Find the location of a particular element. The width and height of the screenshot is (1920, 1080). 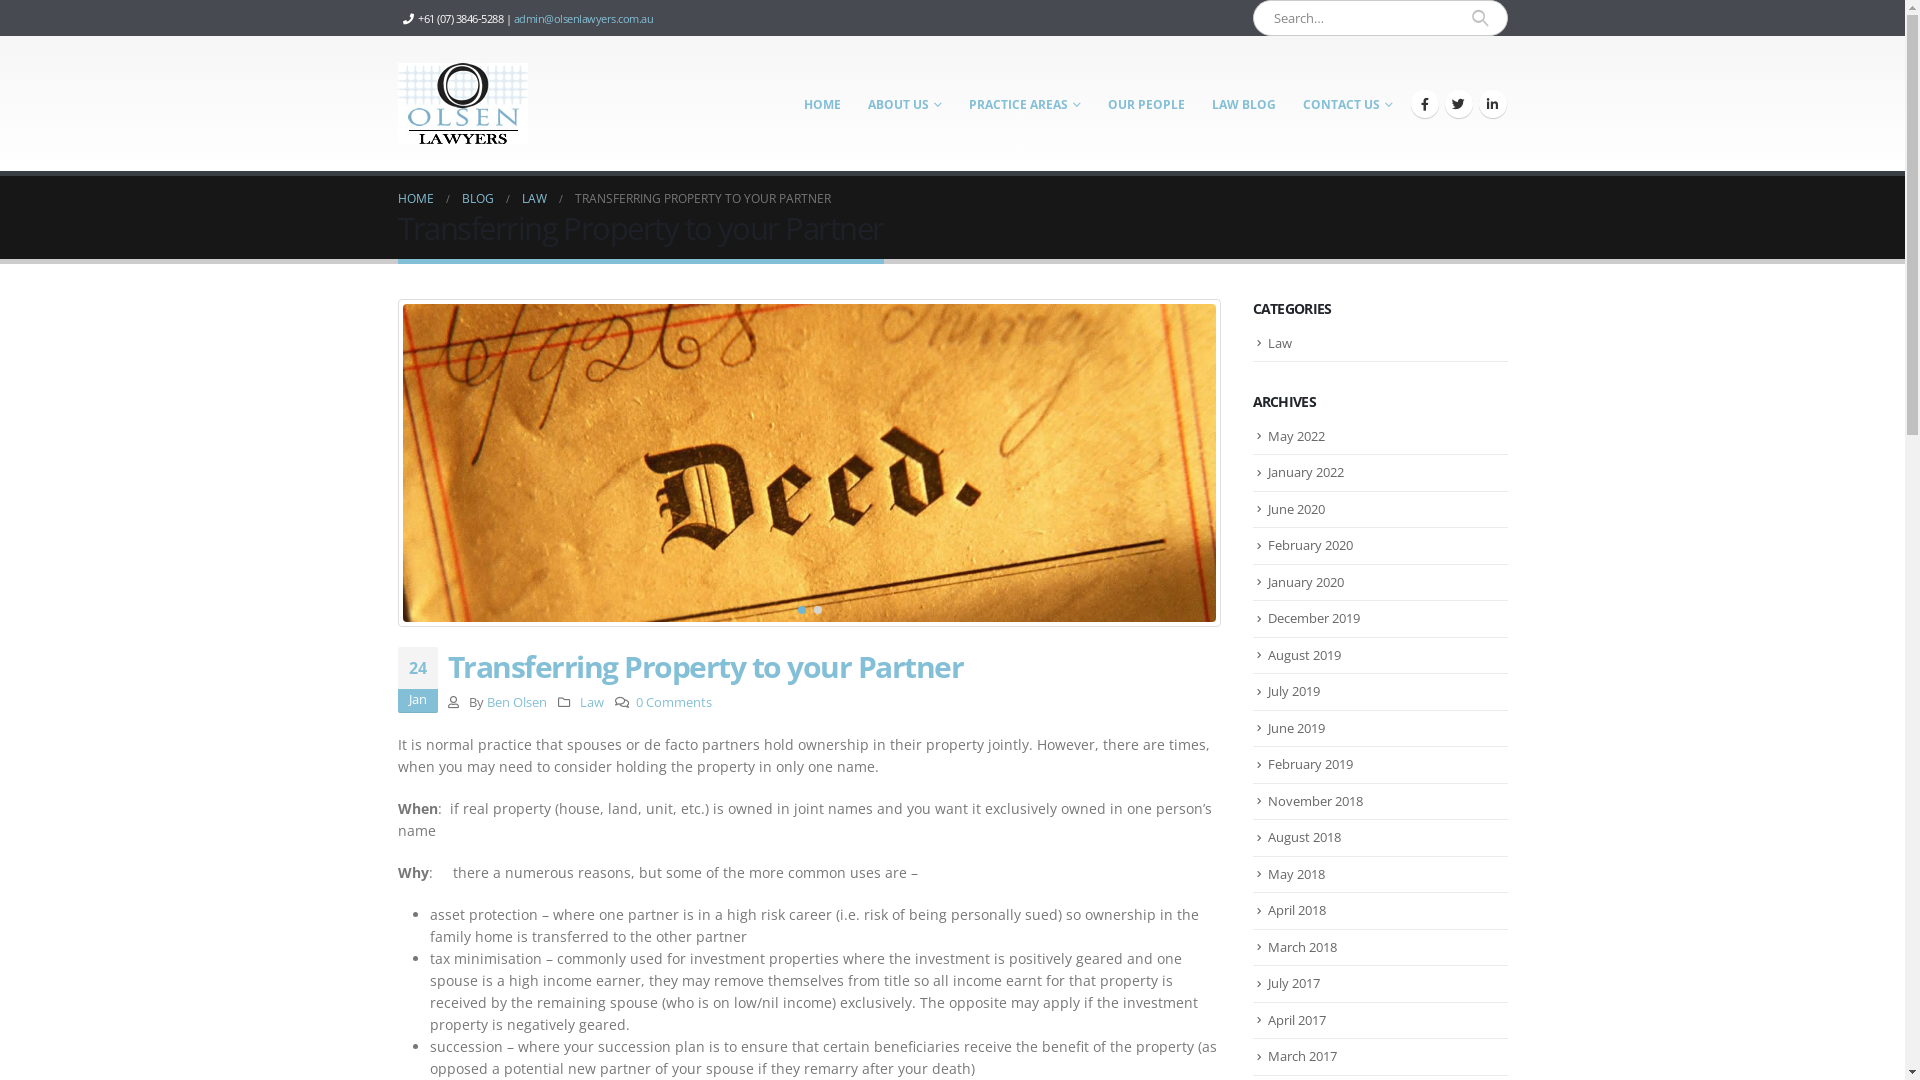

'Search' is located at coordinates (1480, 18).